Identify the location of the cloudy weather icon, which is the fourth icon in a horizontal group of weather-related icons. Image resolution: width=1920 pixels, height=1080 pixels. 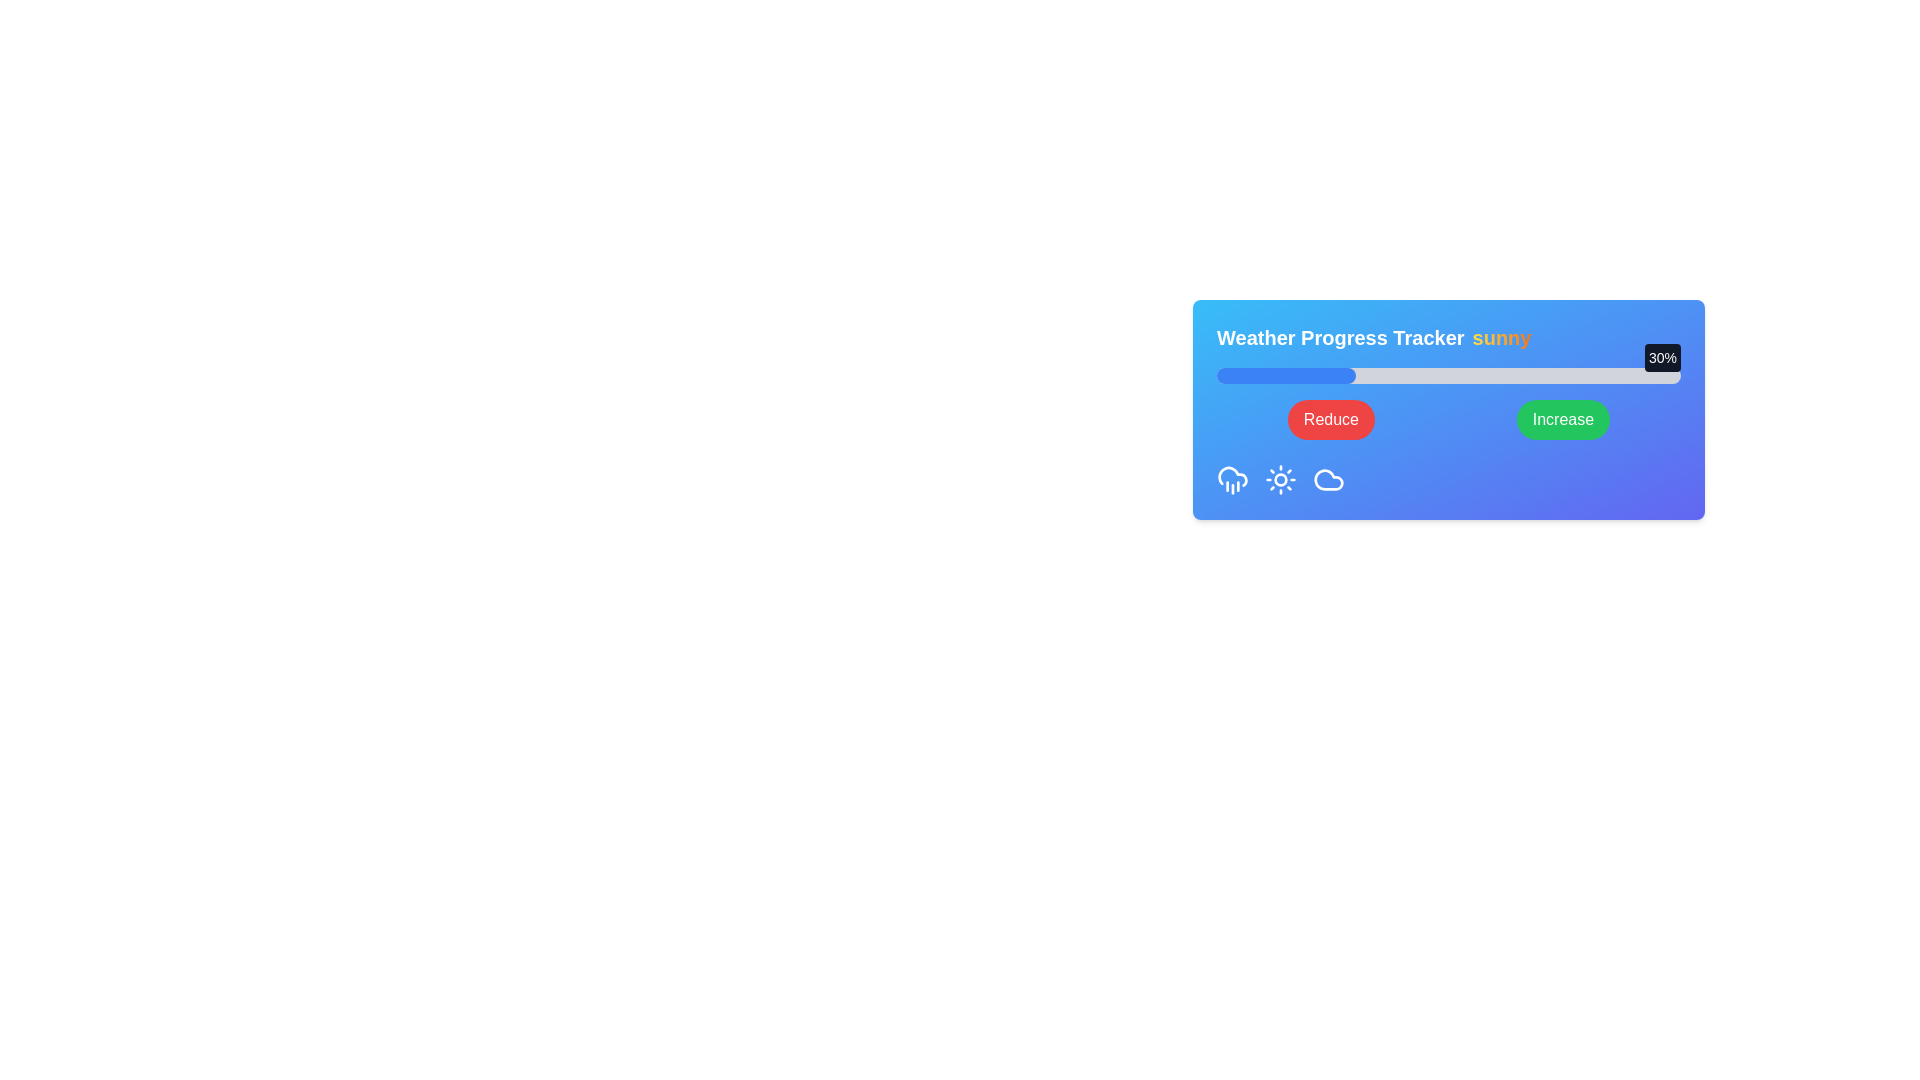
(1329, 479).